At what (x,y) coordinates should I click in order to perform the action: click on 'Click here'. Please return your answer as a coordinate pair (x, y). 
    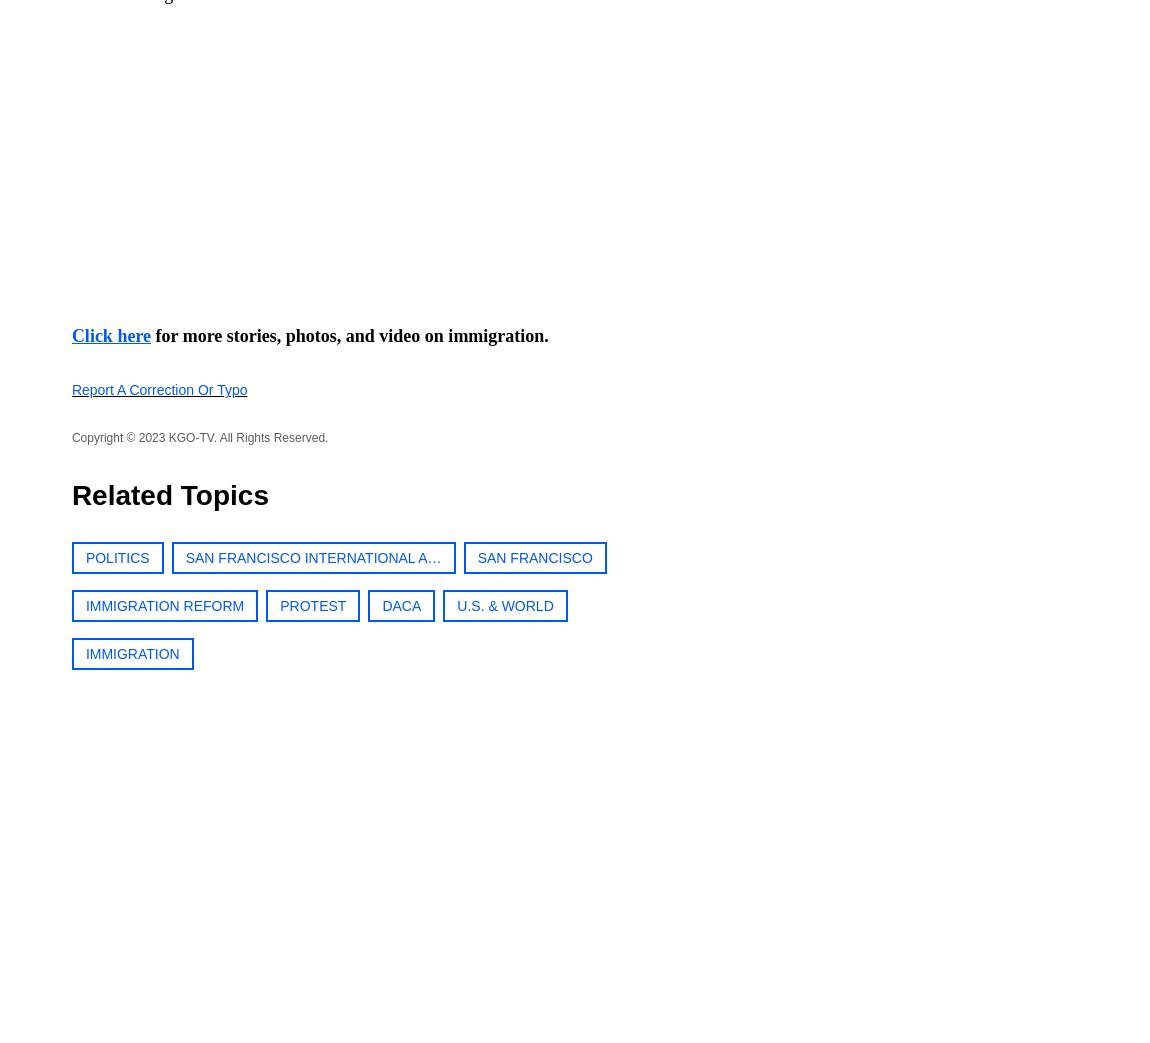
    Looking at the image, I should click on (109, 334).